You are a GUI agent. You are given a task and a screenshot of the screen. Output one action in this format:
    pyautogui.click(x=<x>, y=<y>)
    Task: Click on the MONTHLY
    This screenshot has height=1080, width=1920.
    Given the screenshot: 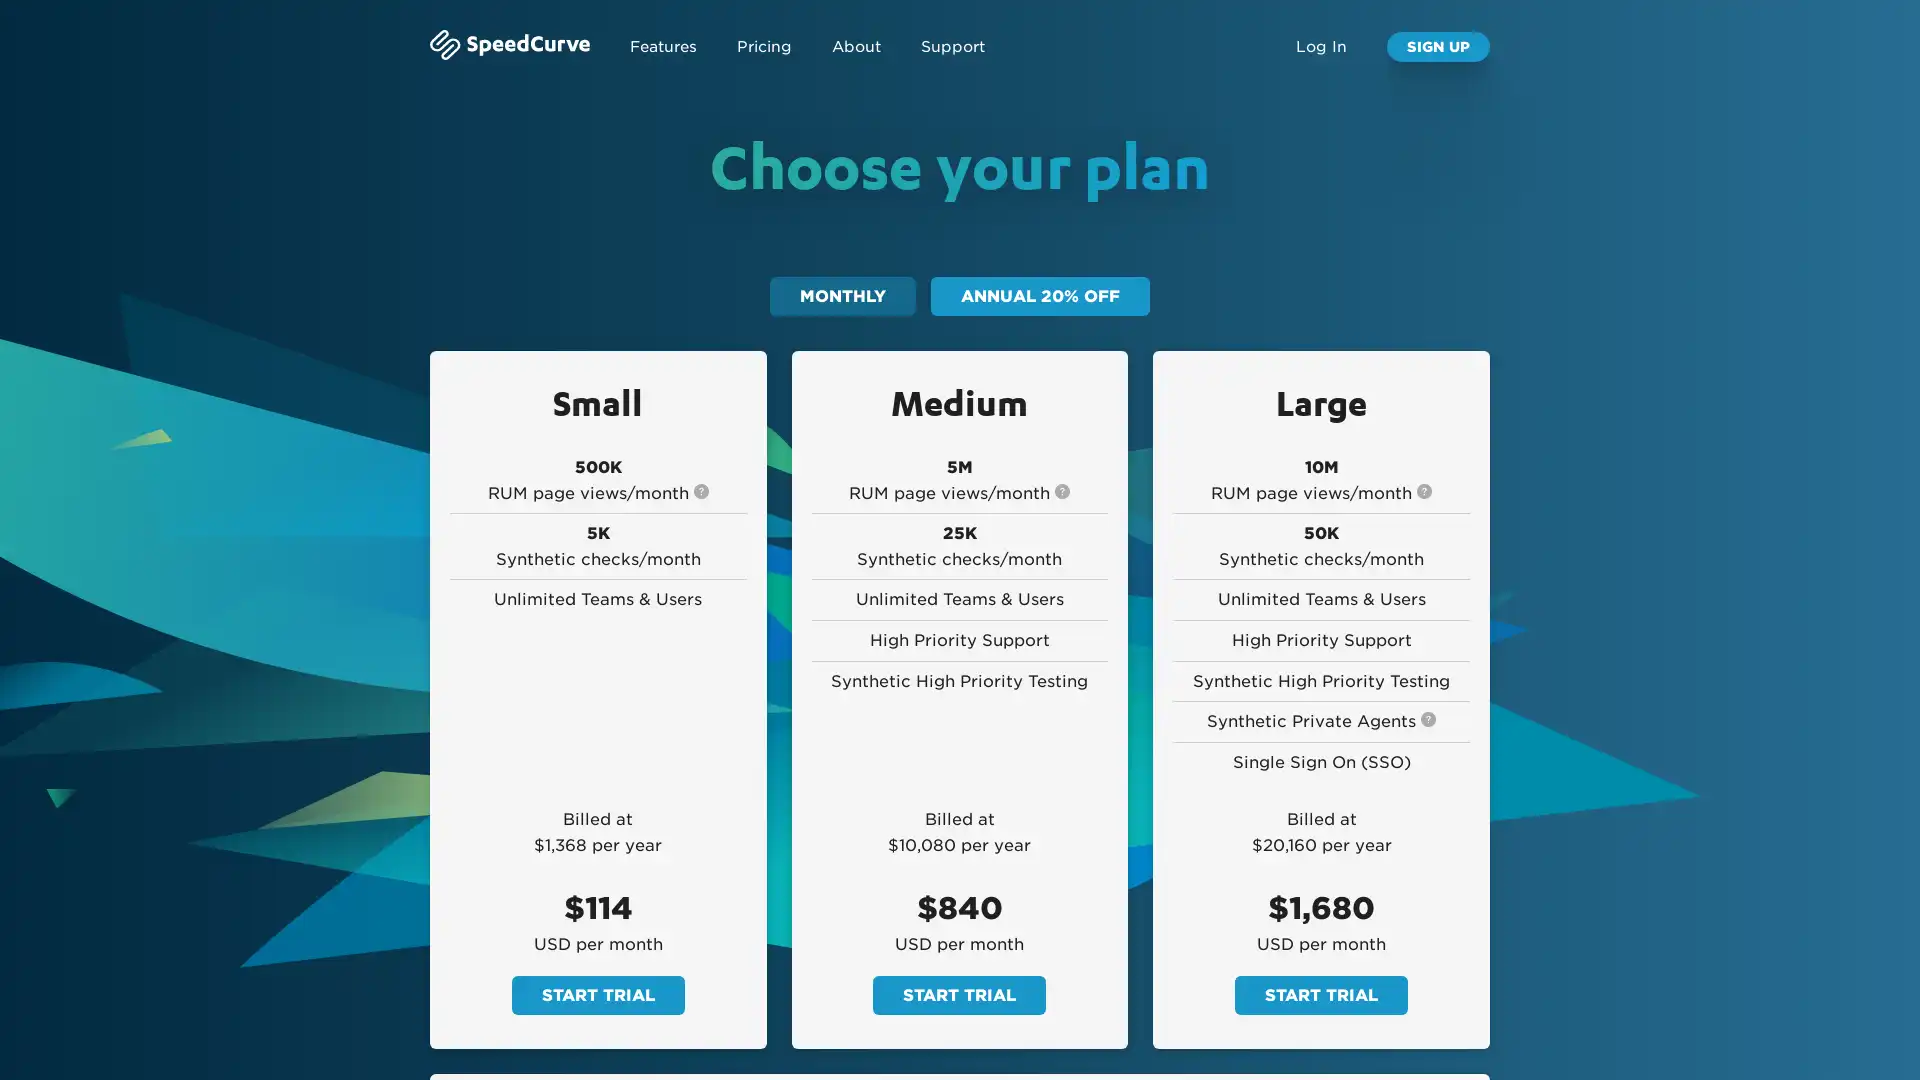 What is the action you would take?
    pyautogui.click(x=843, y=296)
    